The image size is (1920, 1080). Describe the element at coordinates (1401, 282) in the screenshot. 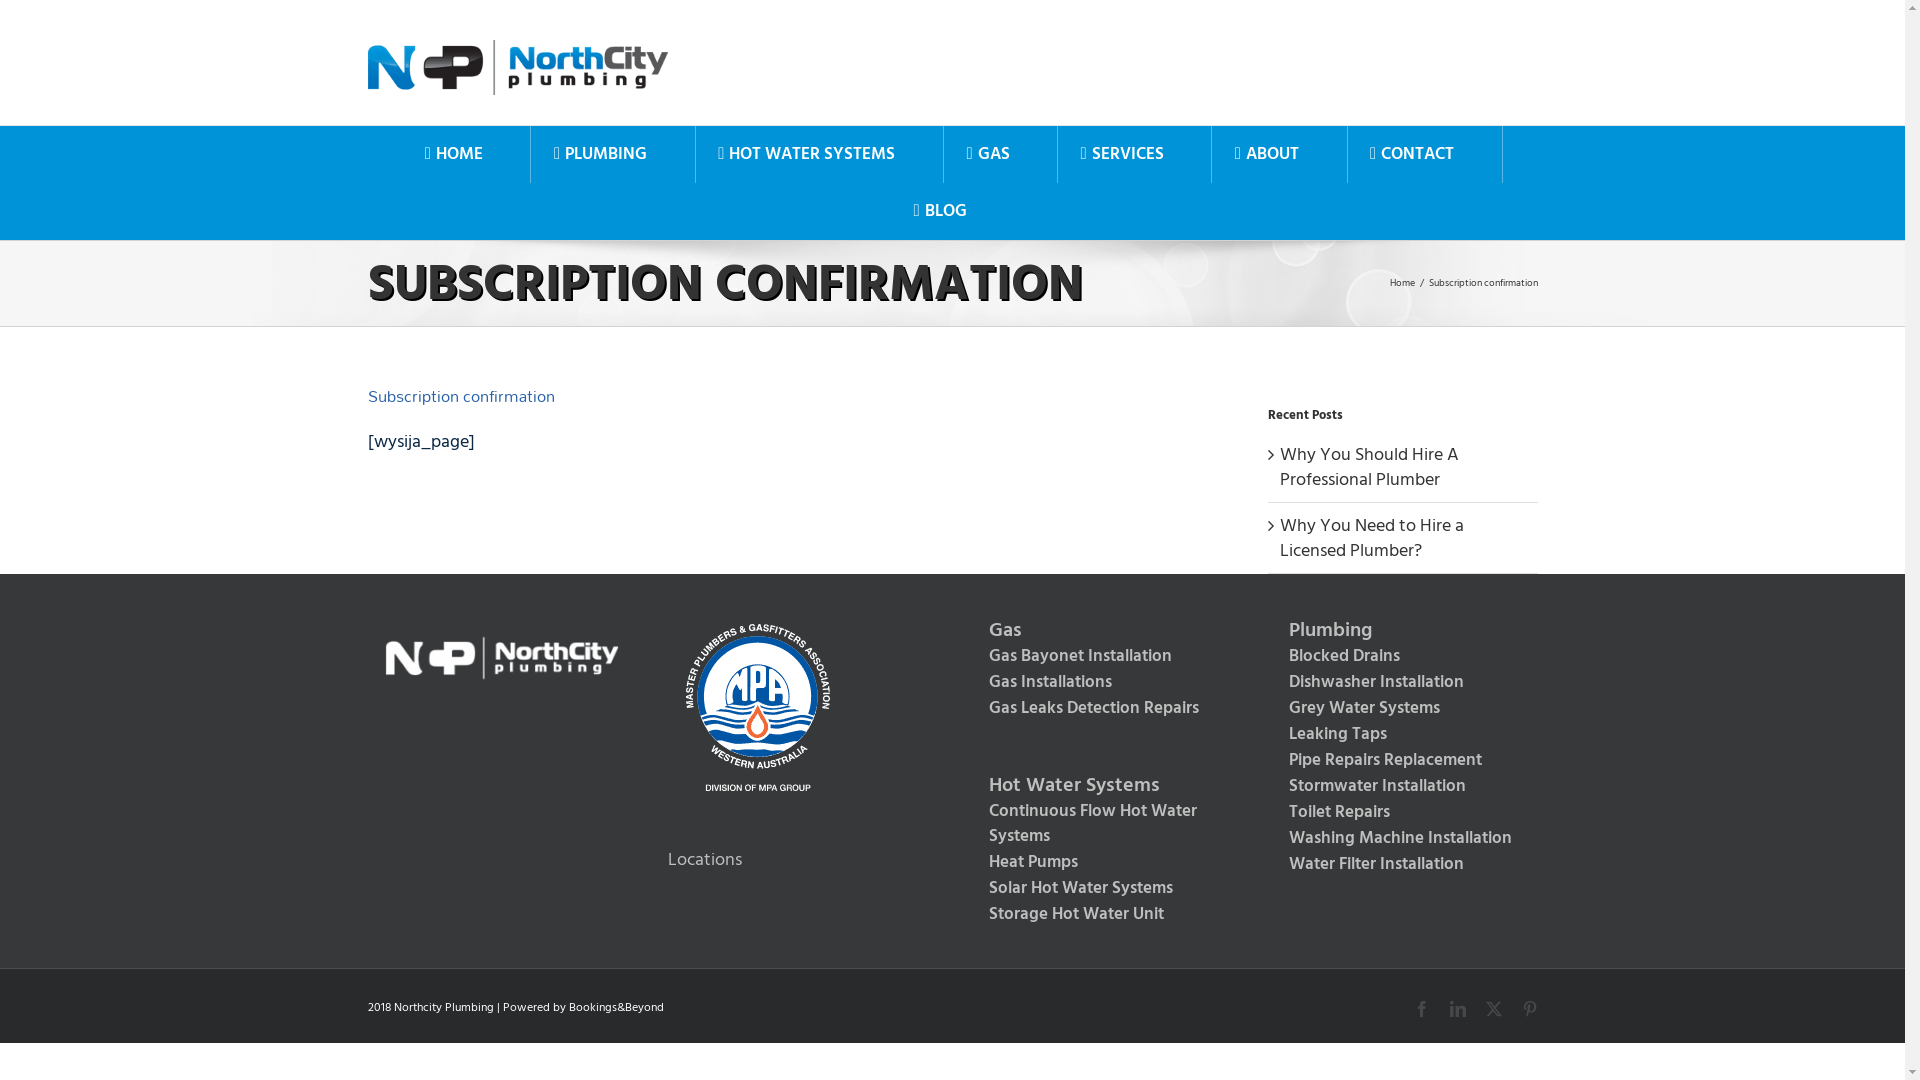

I see `'Home'` at that location.